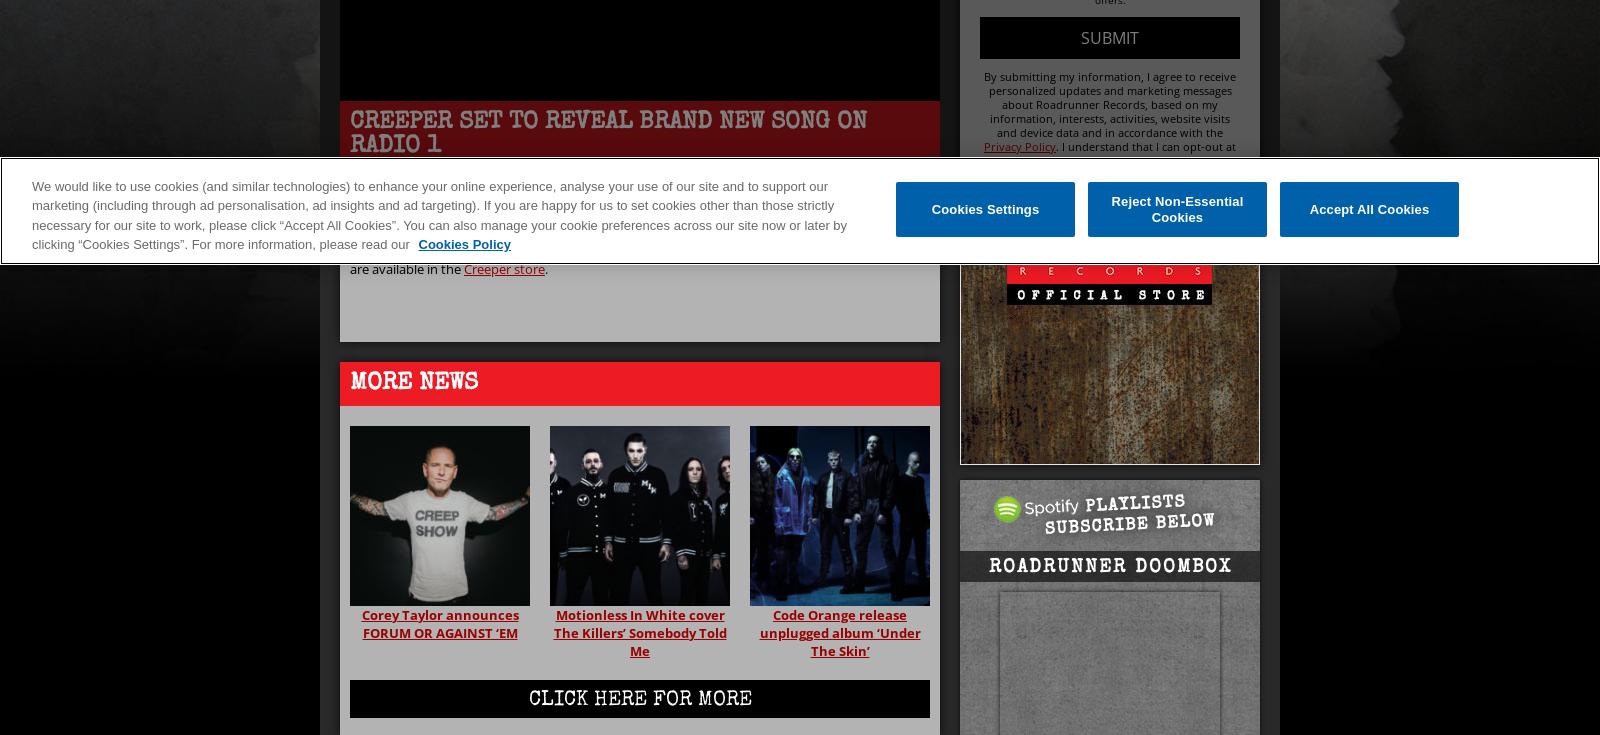 This screenshot has height=735, width=1600. Describe the element at coordinates (1163, 160) in the screenshot. I see `'privacypolicy@wmg.com'` at that location.